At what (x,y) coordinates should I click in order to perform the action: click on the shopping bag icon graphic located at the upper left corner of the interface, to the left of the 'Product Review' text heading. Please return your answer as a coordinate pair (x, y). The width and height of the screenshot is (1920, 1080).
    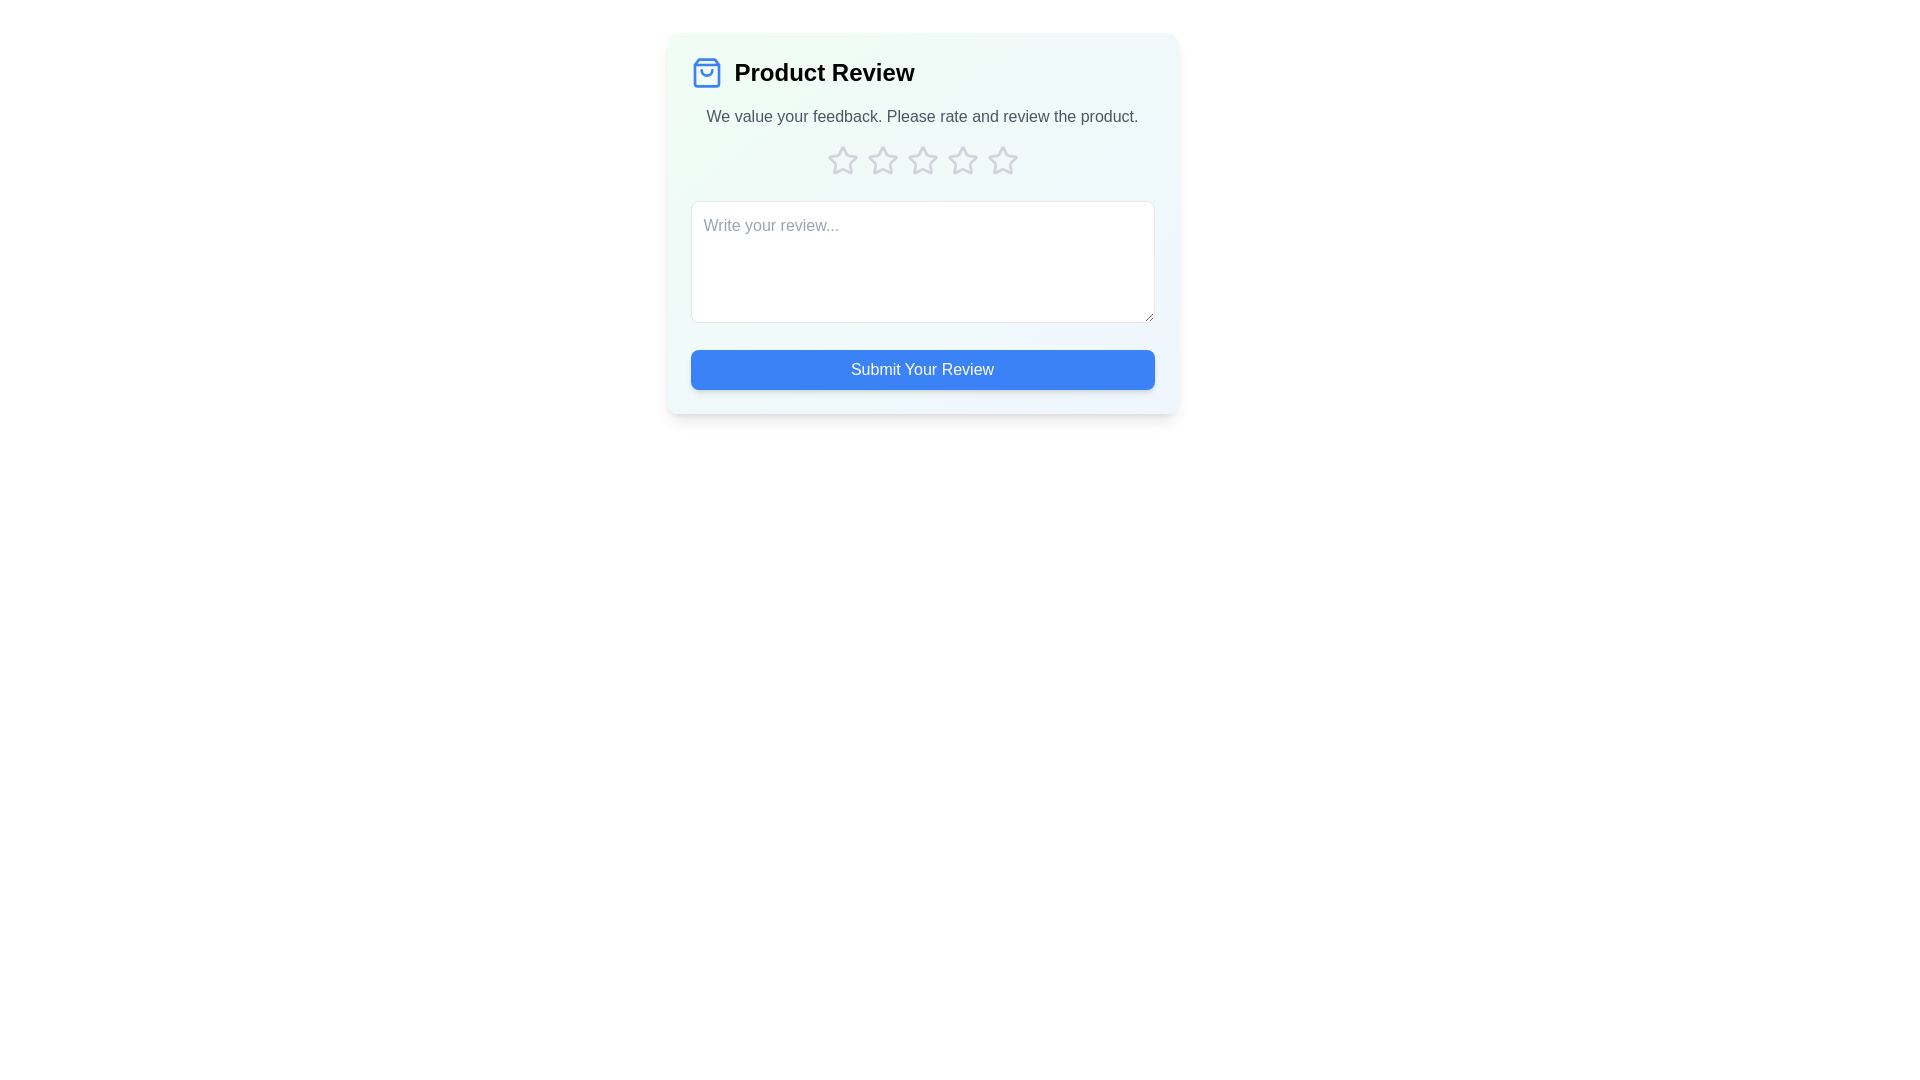
    Looking at the image, I should click on (706, 72).